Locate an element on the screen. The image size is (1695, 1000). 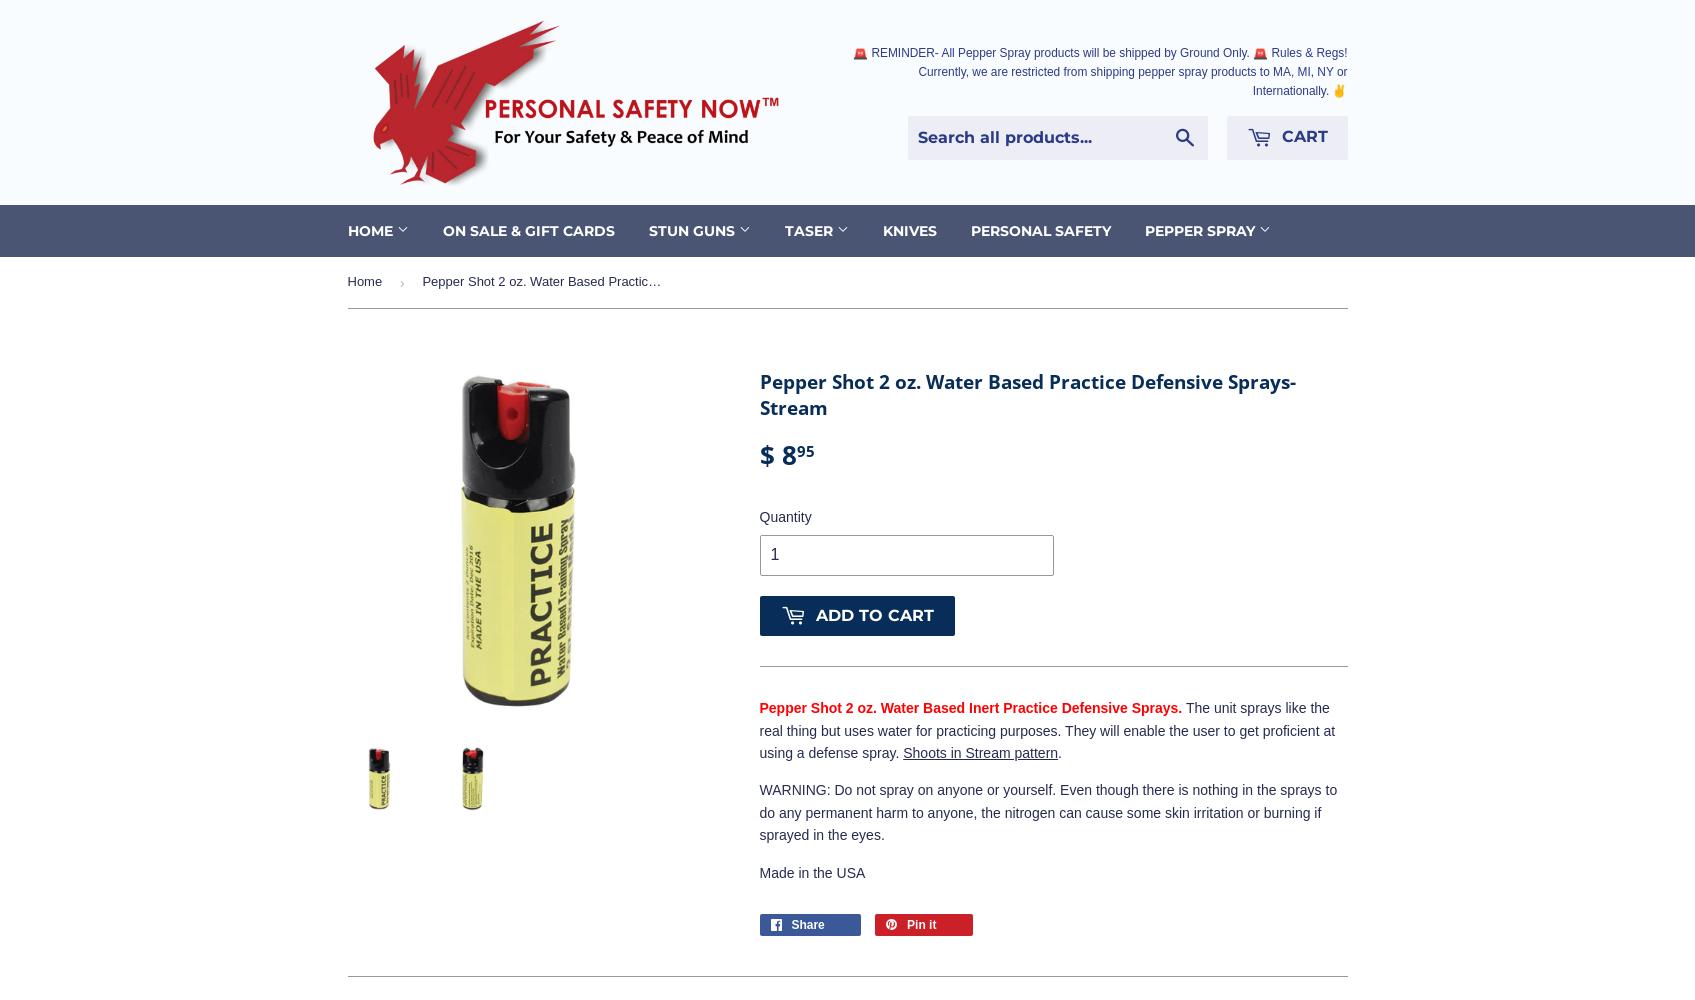
'WARNING: Do not spray on anyone or yourself. Even though there is nothing in the sprays to do any permanent harm to anyone, the nitrogen can cause some skin irritation or burning if sprayed in the eyes.' is located at coordinates (1048, 812).